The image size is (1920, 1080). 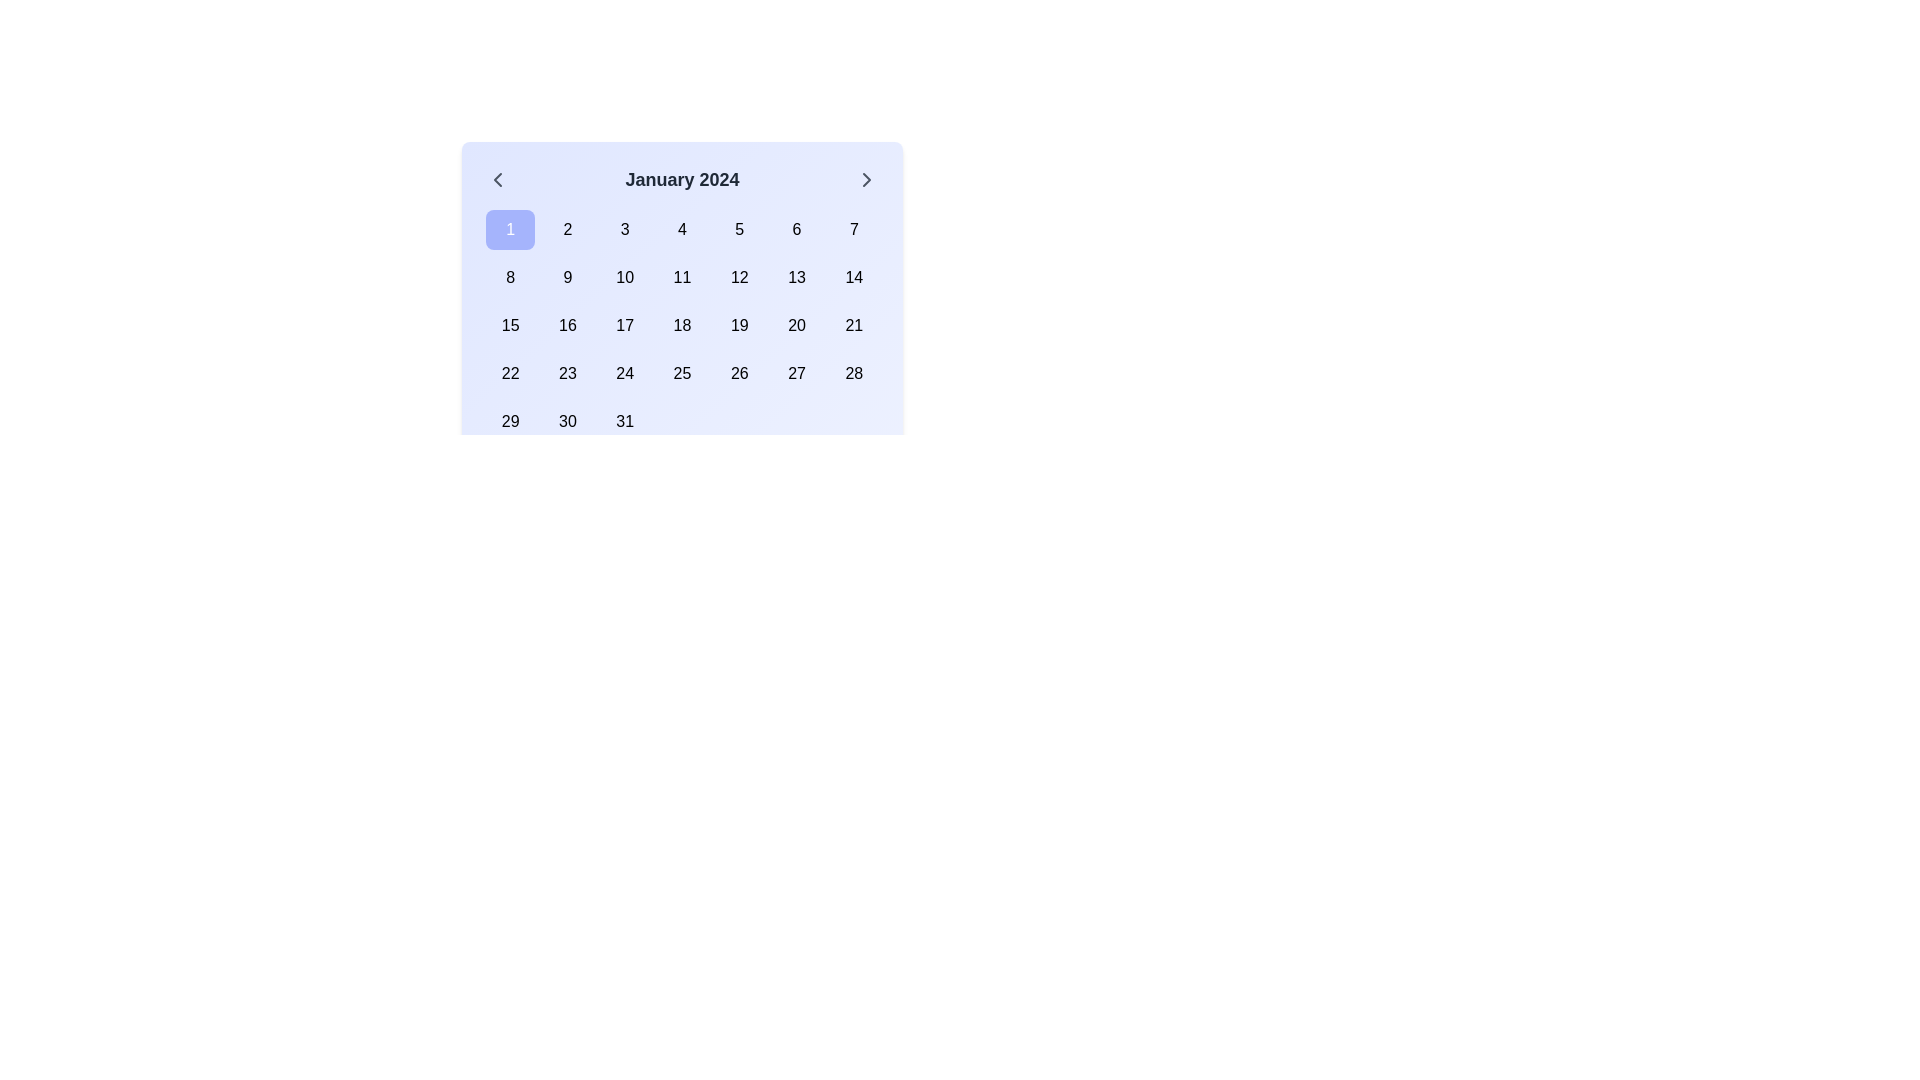 I want to click on the calendar button representing the date '23', so click(x=566, y=374).